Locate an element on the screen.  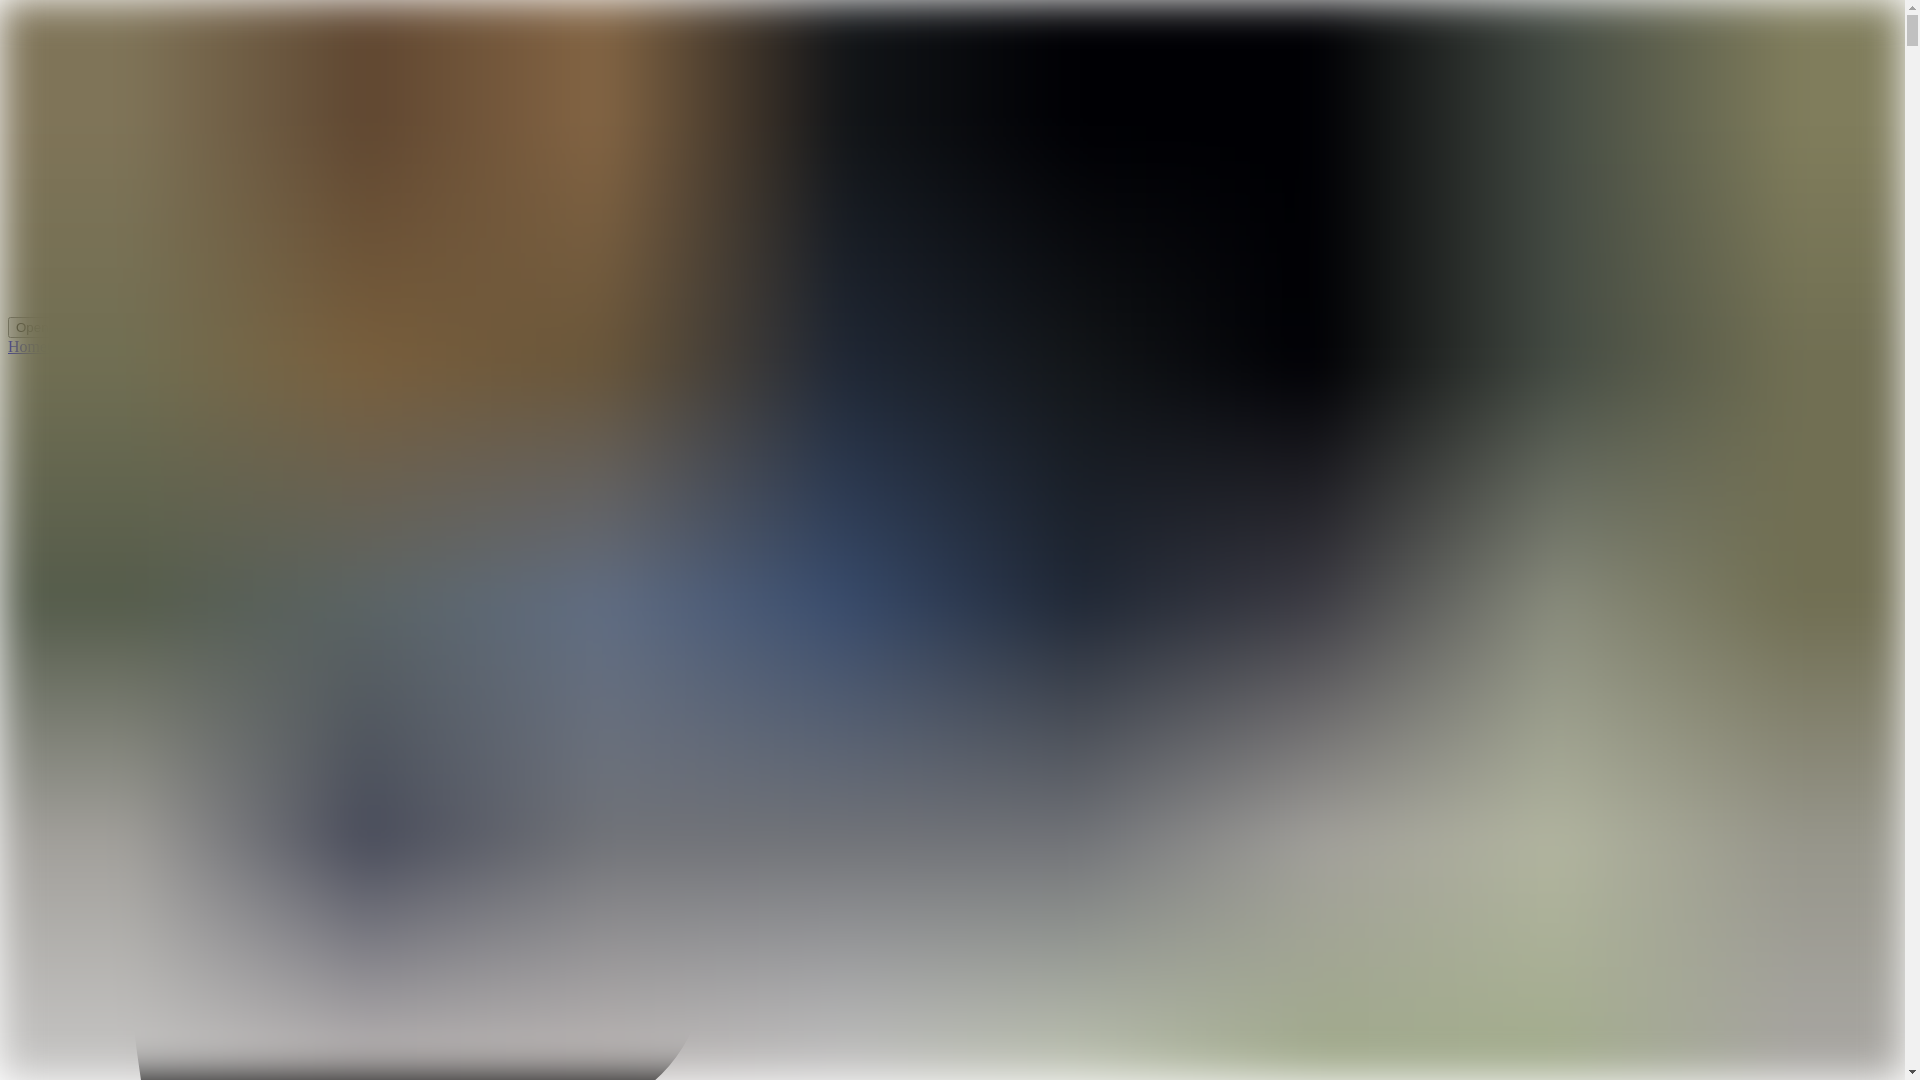
'Diensten' is located at coordinates (104, 345).